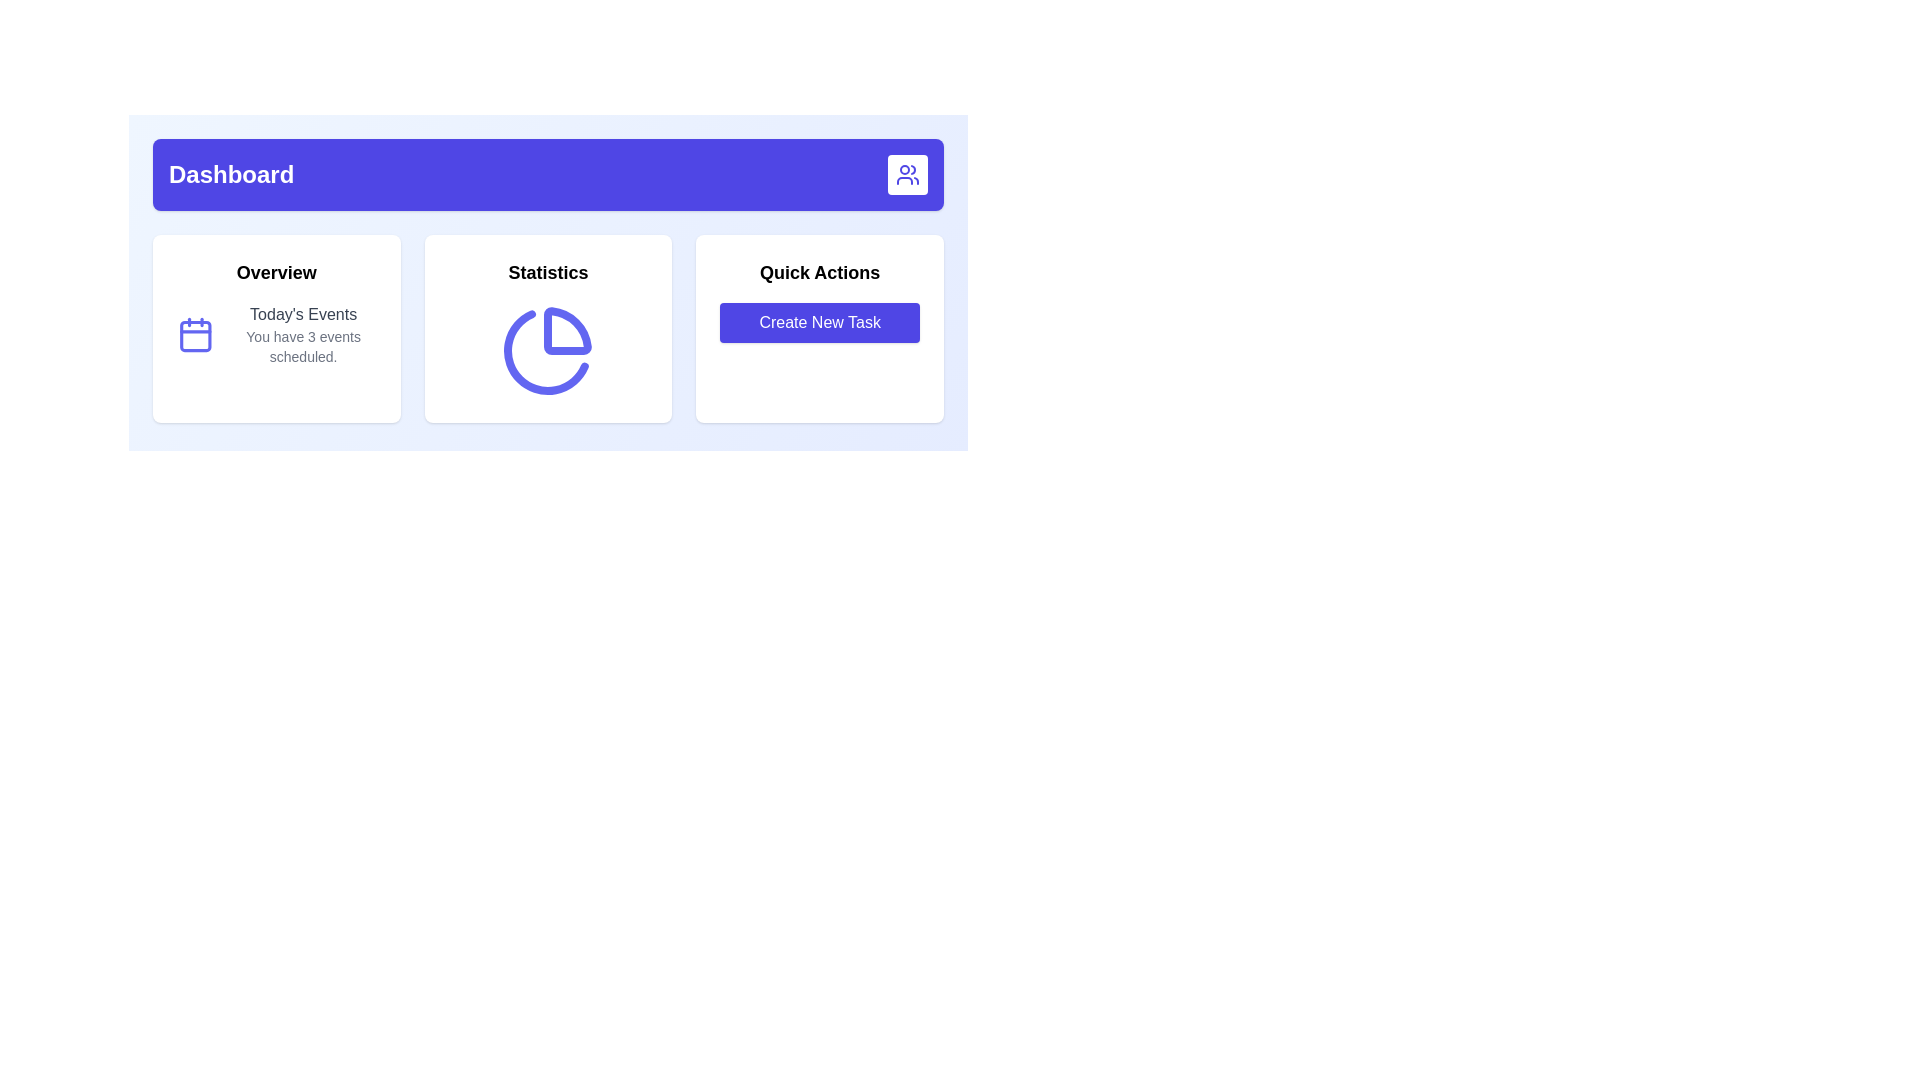 The image size is (1920, 1080). I want to click on the 'Dashboard' text label, which displays in a bold font style on a blue background at the top of the interface, so click(231, 173).